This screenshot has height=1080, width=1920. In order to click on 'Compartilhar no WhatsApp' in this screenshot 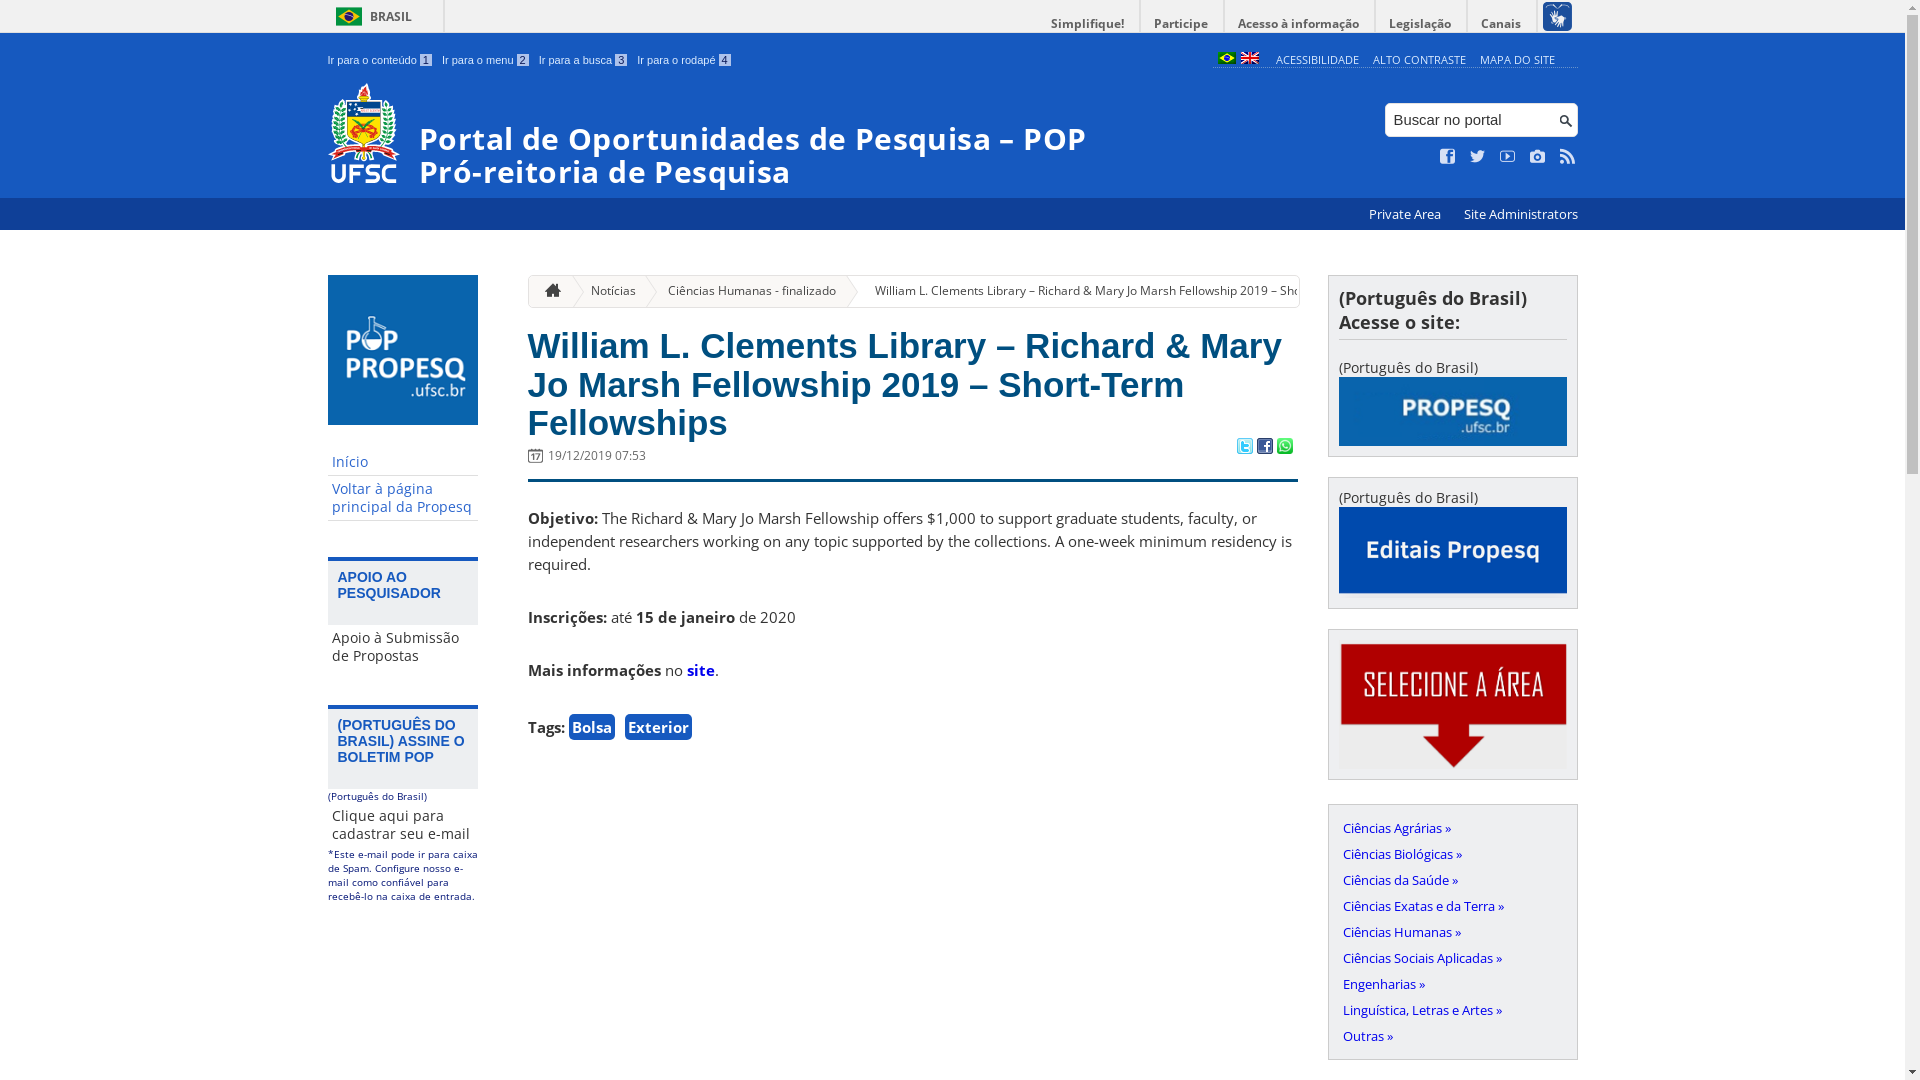, I will do `click(1283, 446)`.